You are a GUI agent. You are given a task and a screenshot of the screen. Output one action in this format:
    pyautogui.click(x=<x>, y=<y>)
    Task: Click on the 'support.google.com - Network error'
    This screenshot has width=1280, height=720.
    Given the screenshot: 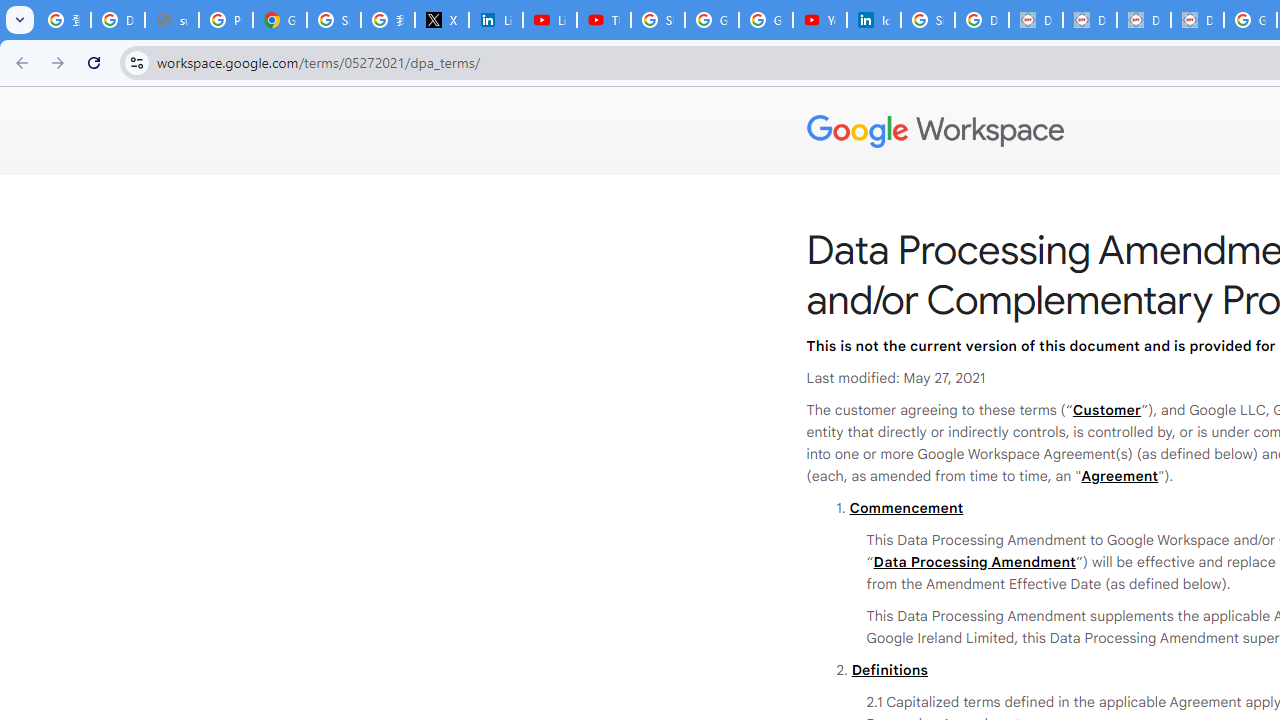 What is the action you would take?
    pyautogui.click(x=171, y=20)
    